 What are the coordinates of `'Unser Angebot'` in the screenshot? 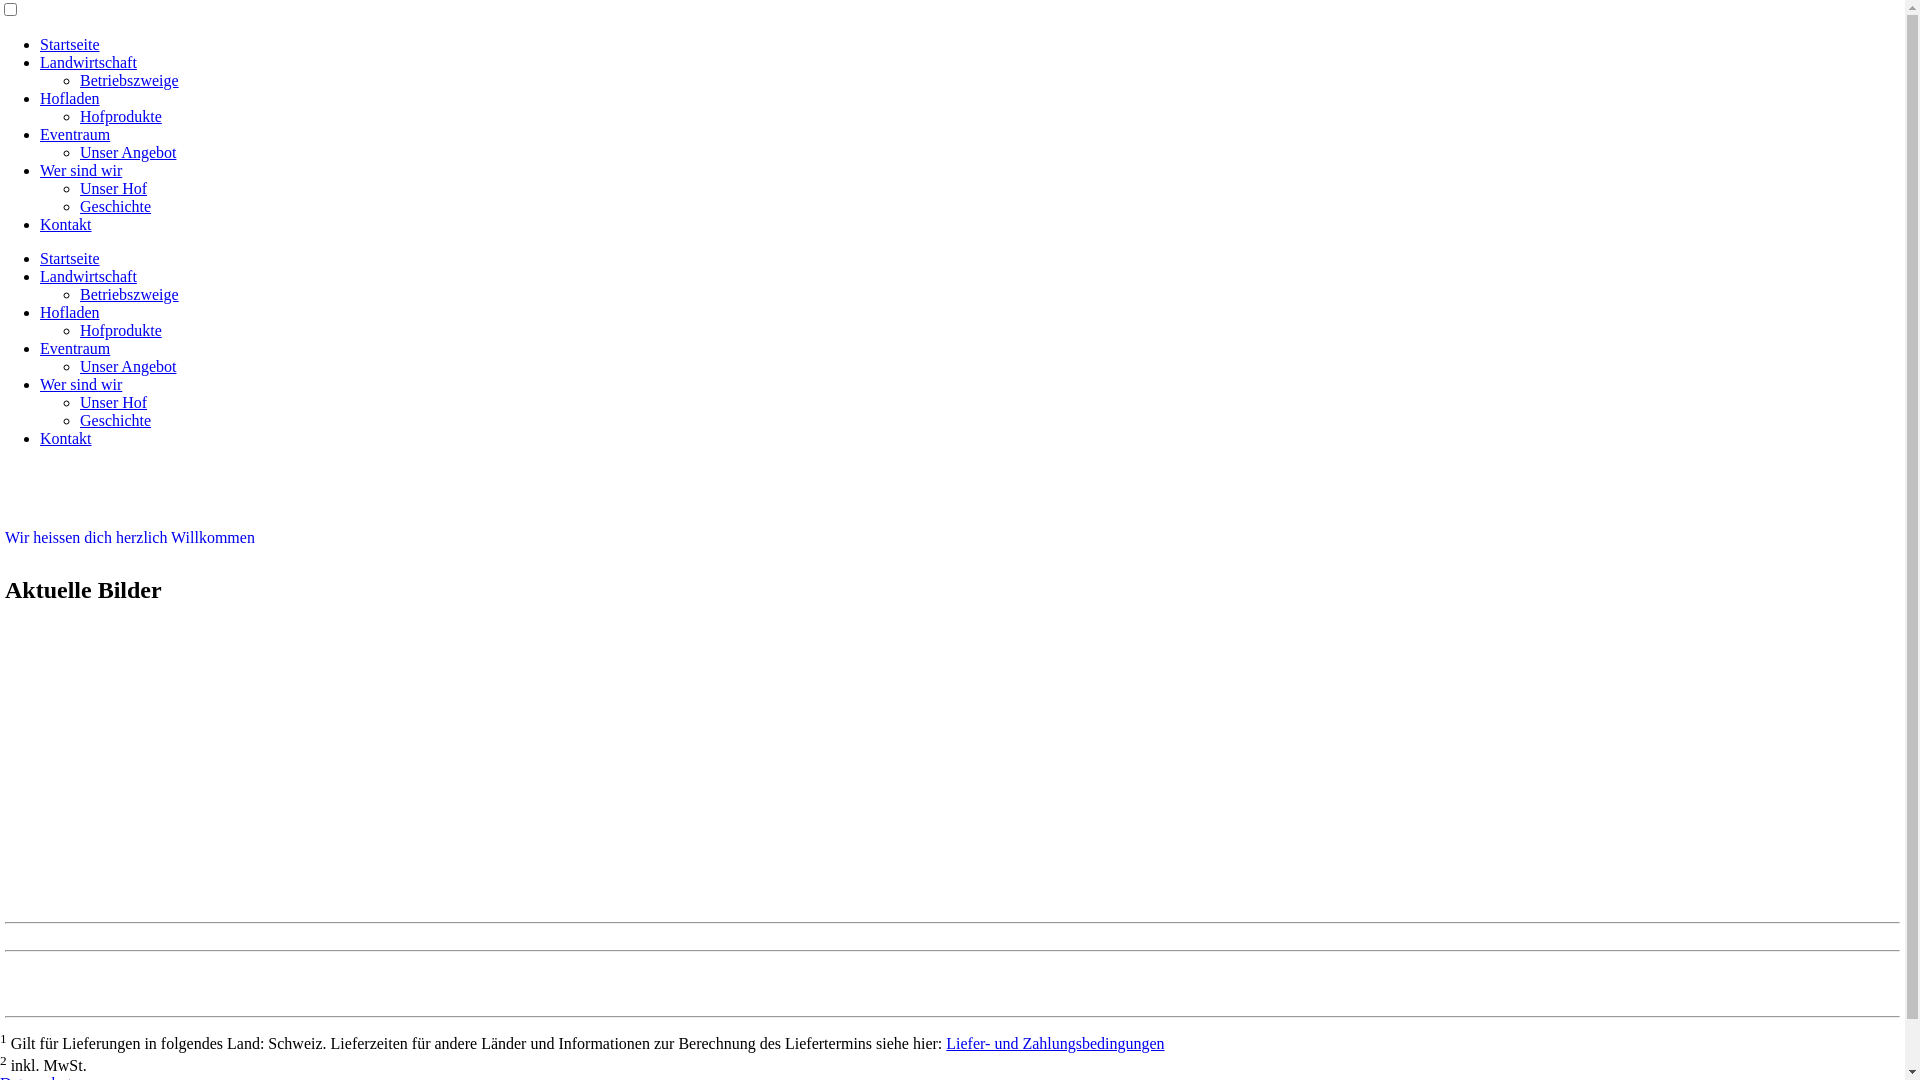 It's located at (80, 151).